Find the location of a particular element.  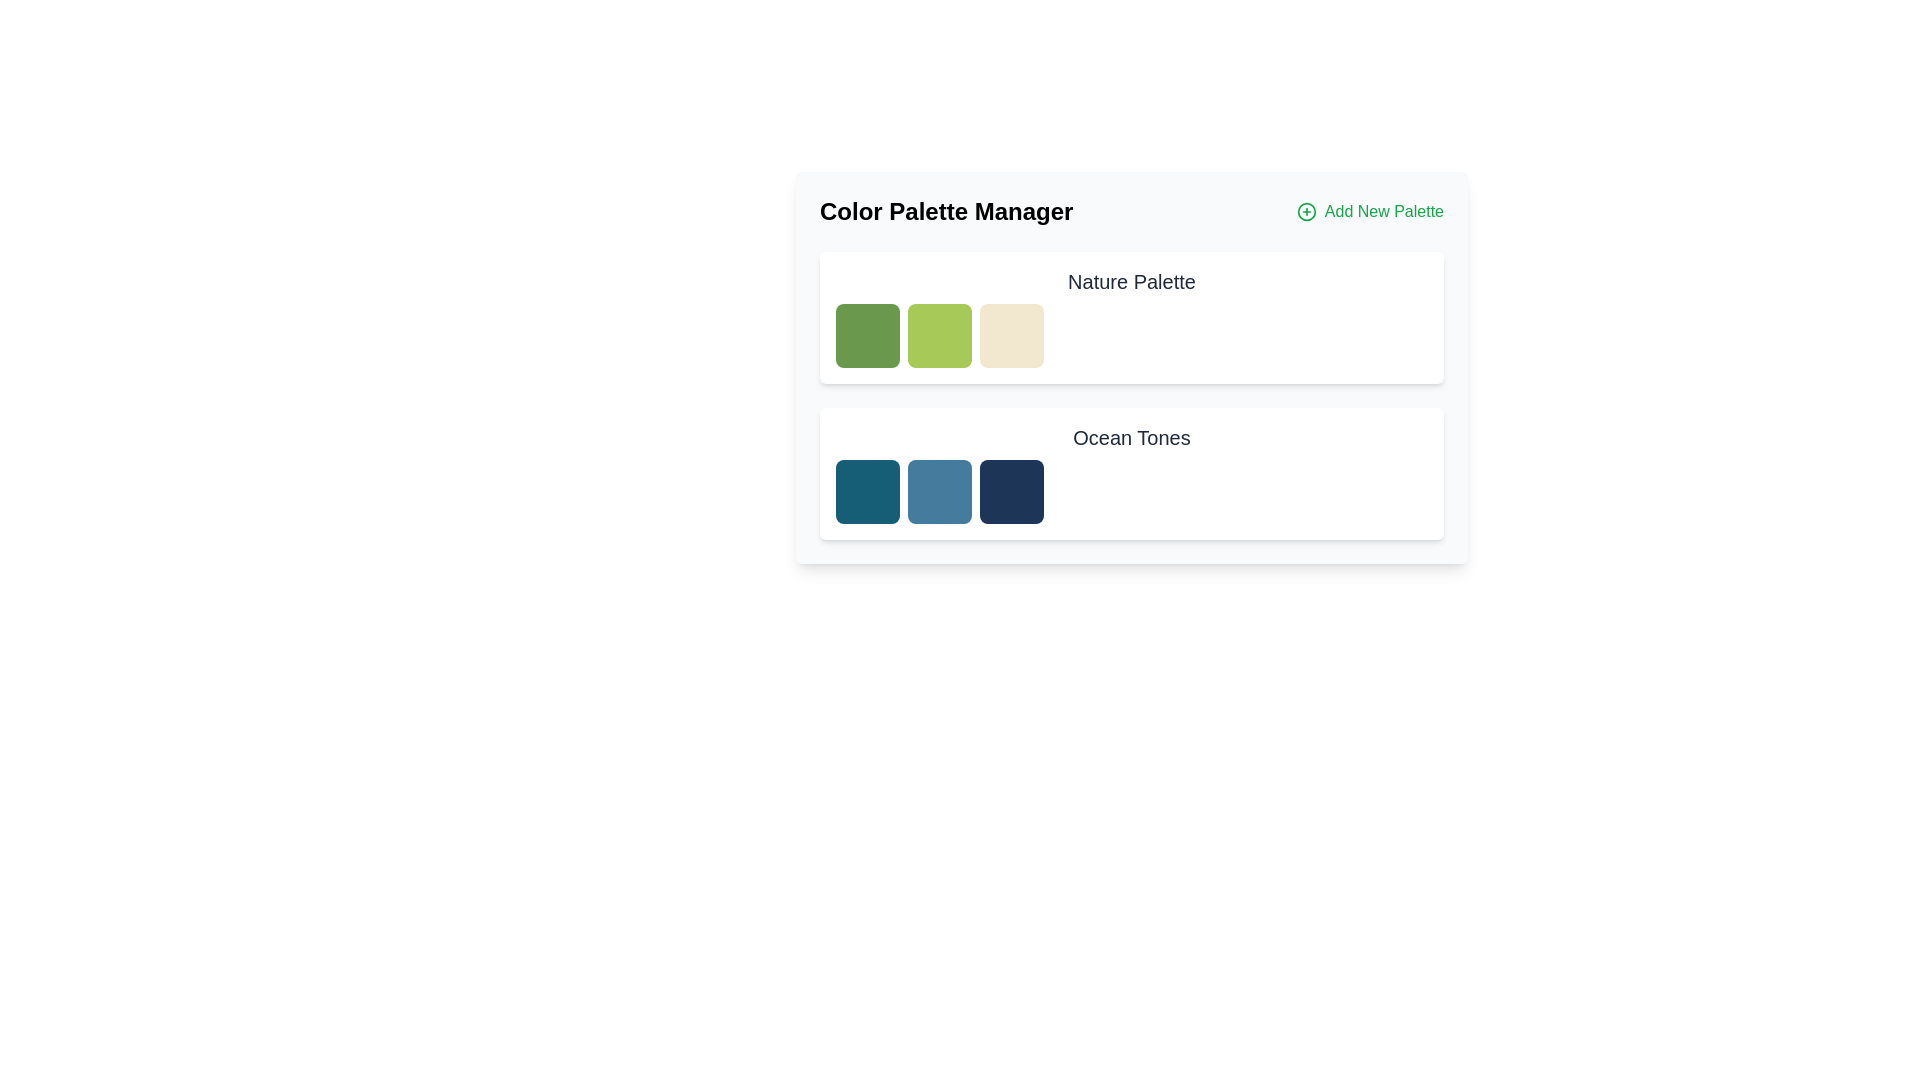

the first green color block in the Nature Palette section, which has rounded corners is located at coordinates (868, 334).